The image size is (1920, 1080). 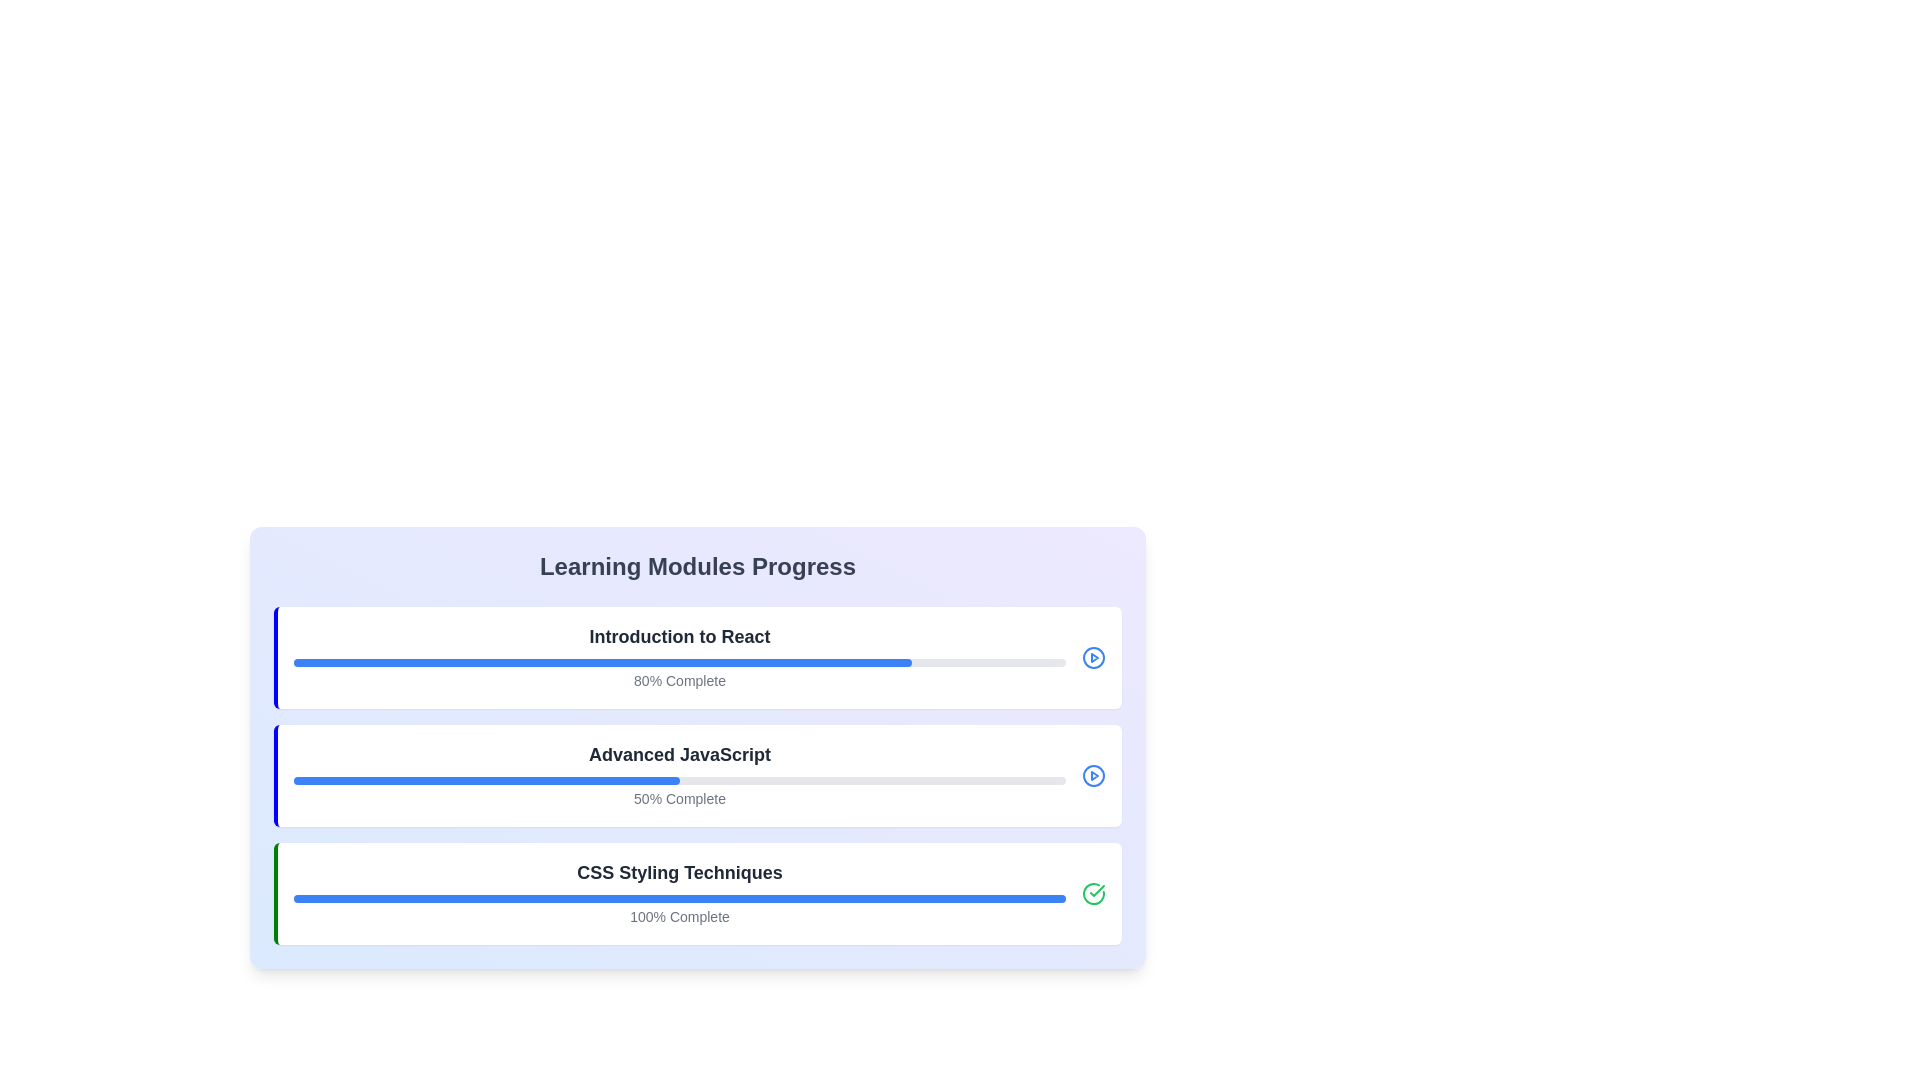 I want to click on the play icon located to the right of the 'Introduction to React' progress bar, which initiates the action associated with this module, so click(x=1093, y=658).